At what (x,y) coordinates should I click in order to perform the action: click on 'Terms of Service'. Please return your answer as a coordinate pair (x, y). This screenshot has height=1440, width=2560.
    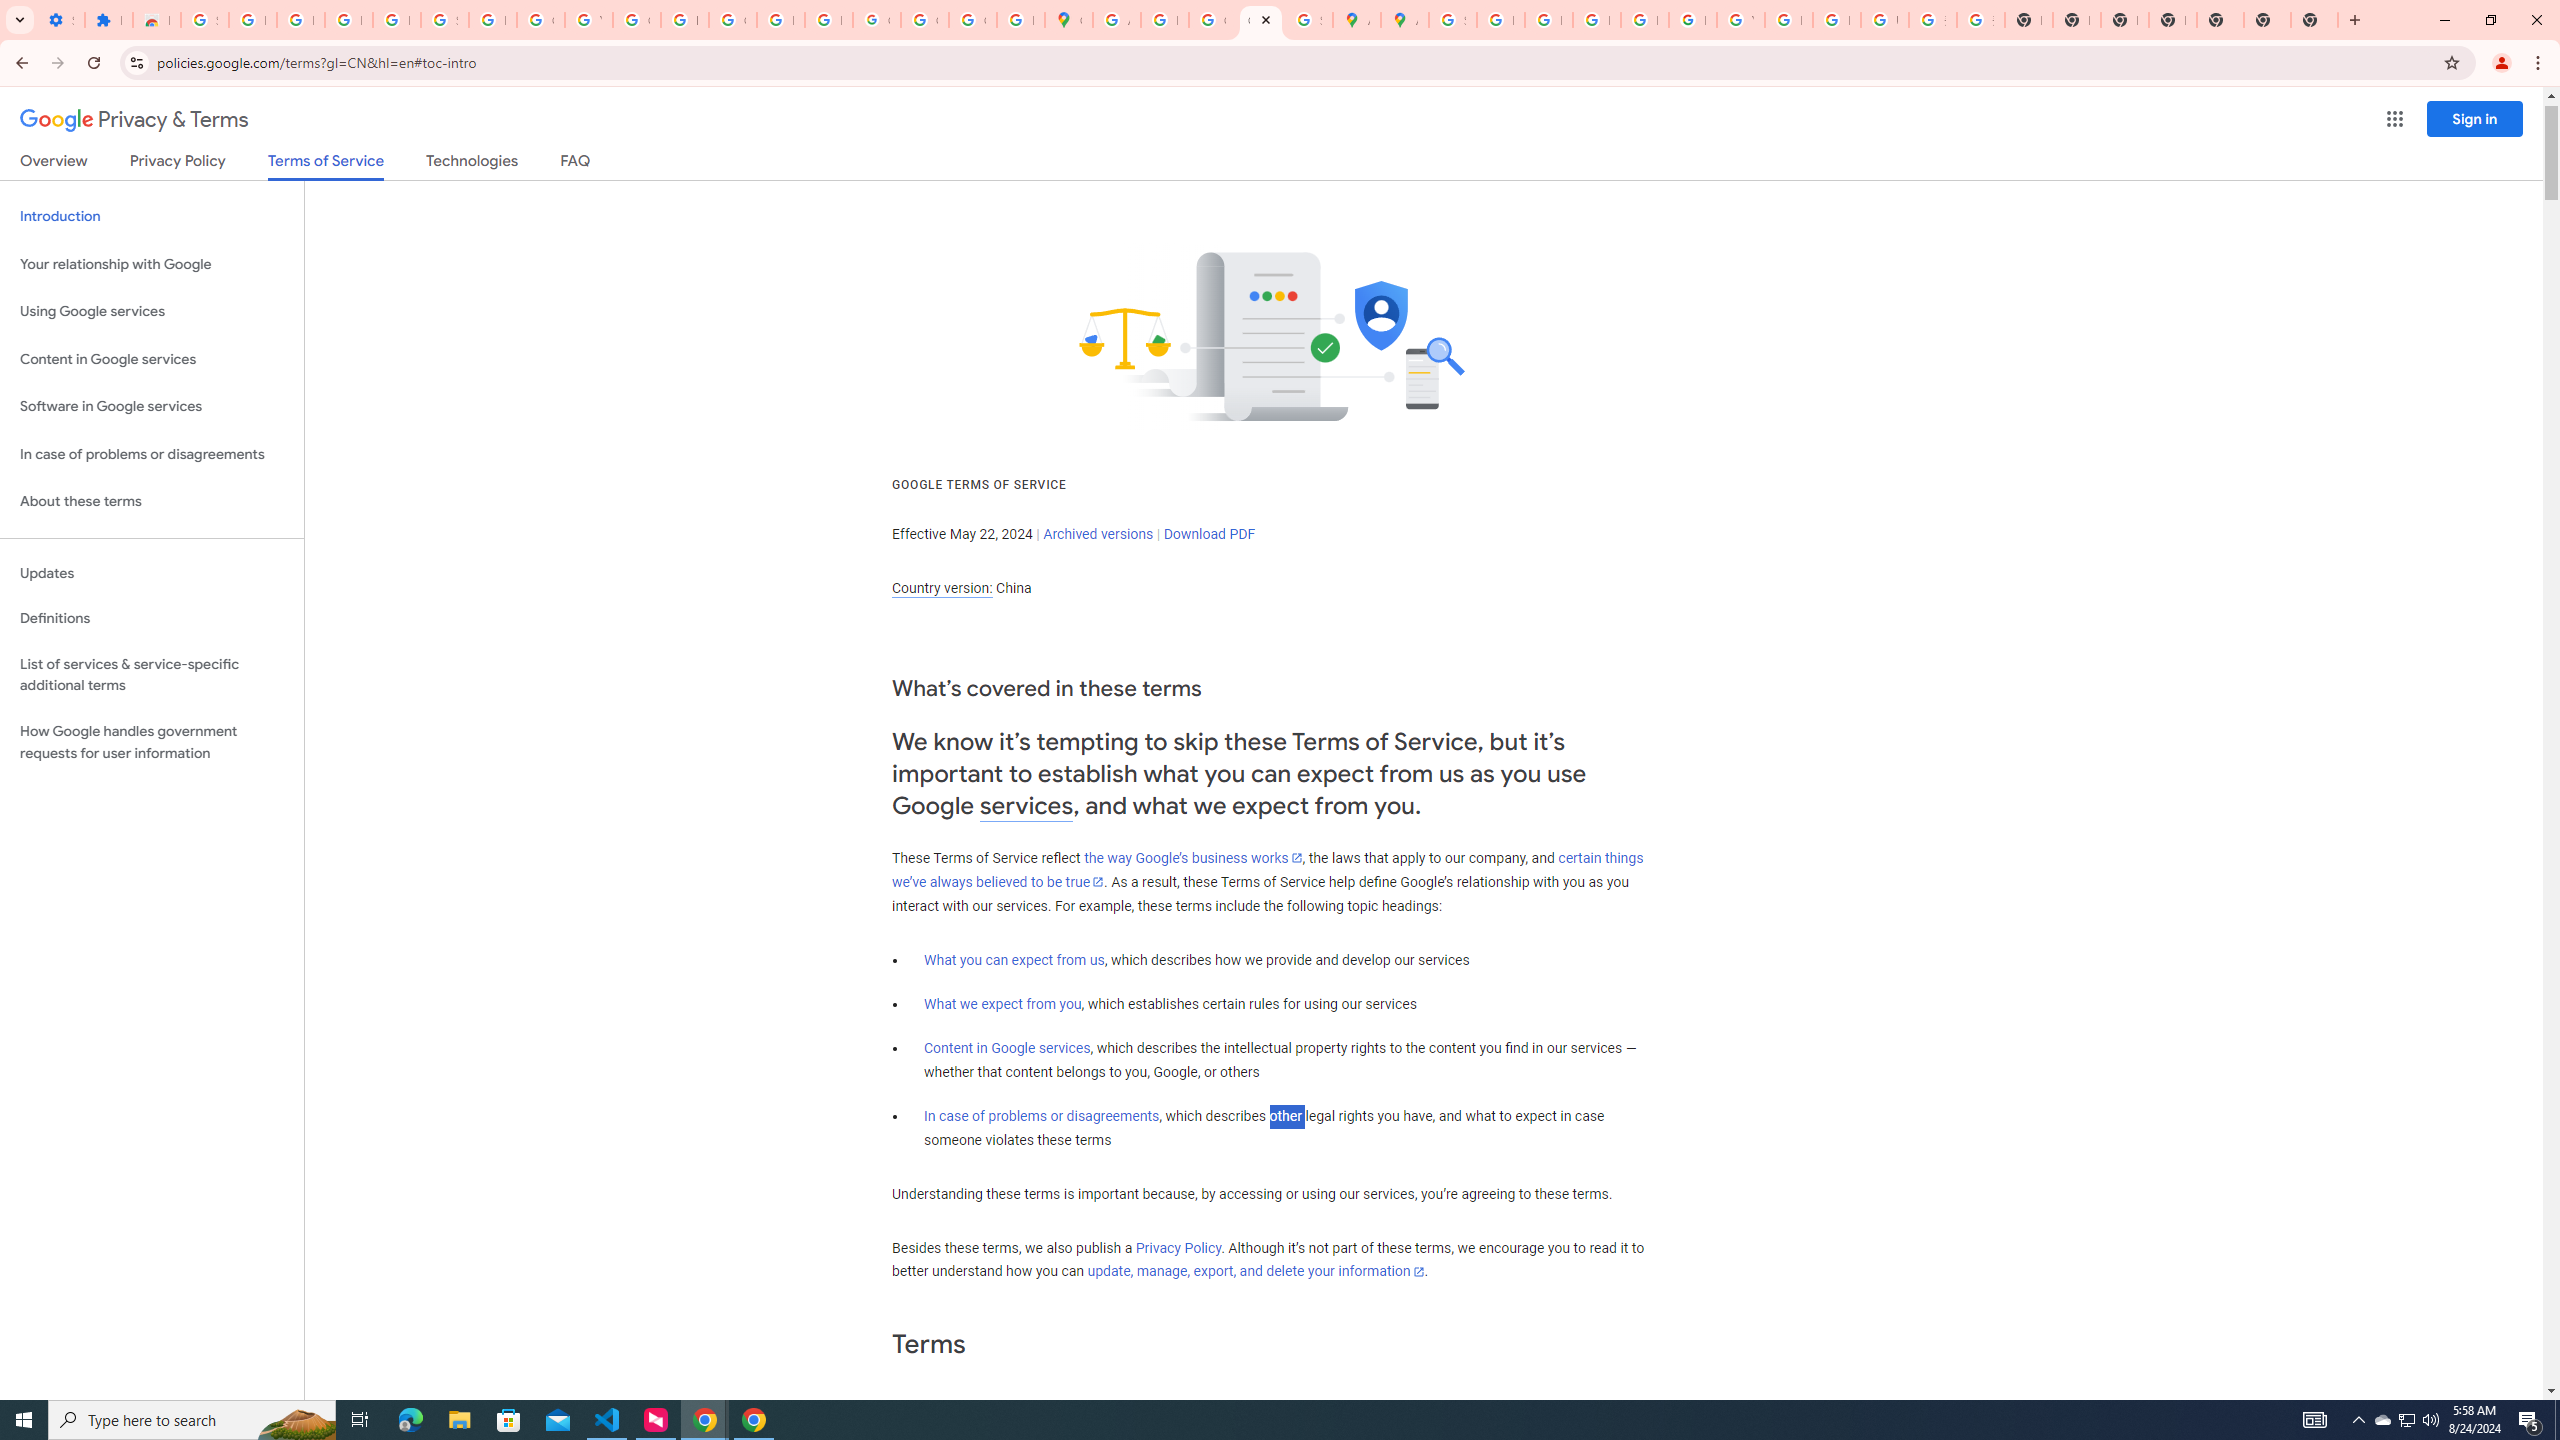
    Looking at the image, I should click on (325, 165).